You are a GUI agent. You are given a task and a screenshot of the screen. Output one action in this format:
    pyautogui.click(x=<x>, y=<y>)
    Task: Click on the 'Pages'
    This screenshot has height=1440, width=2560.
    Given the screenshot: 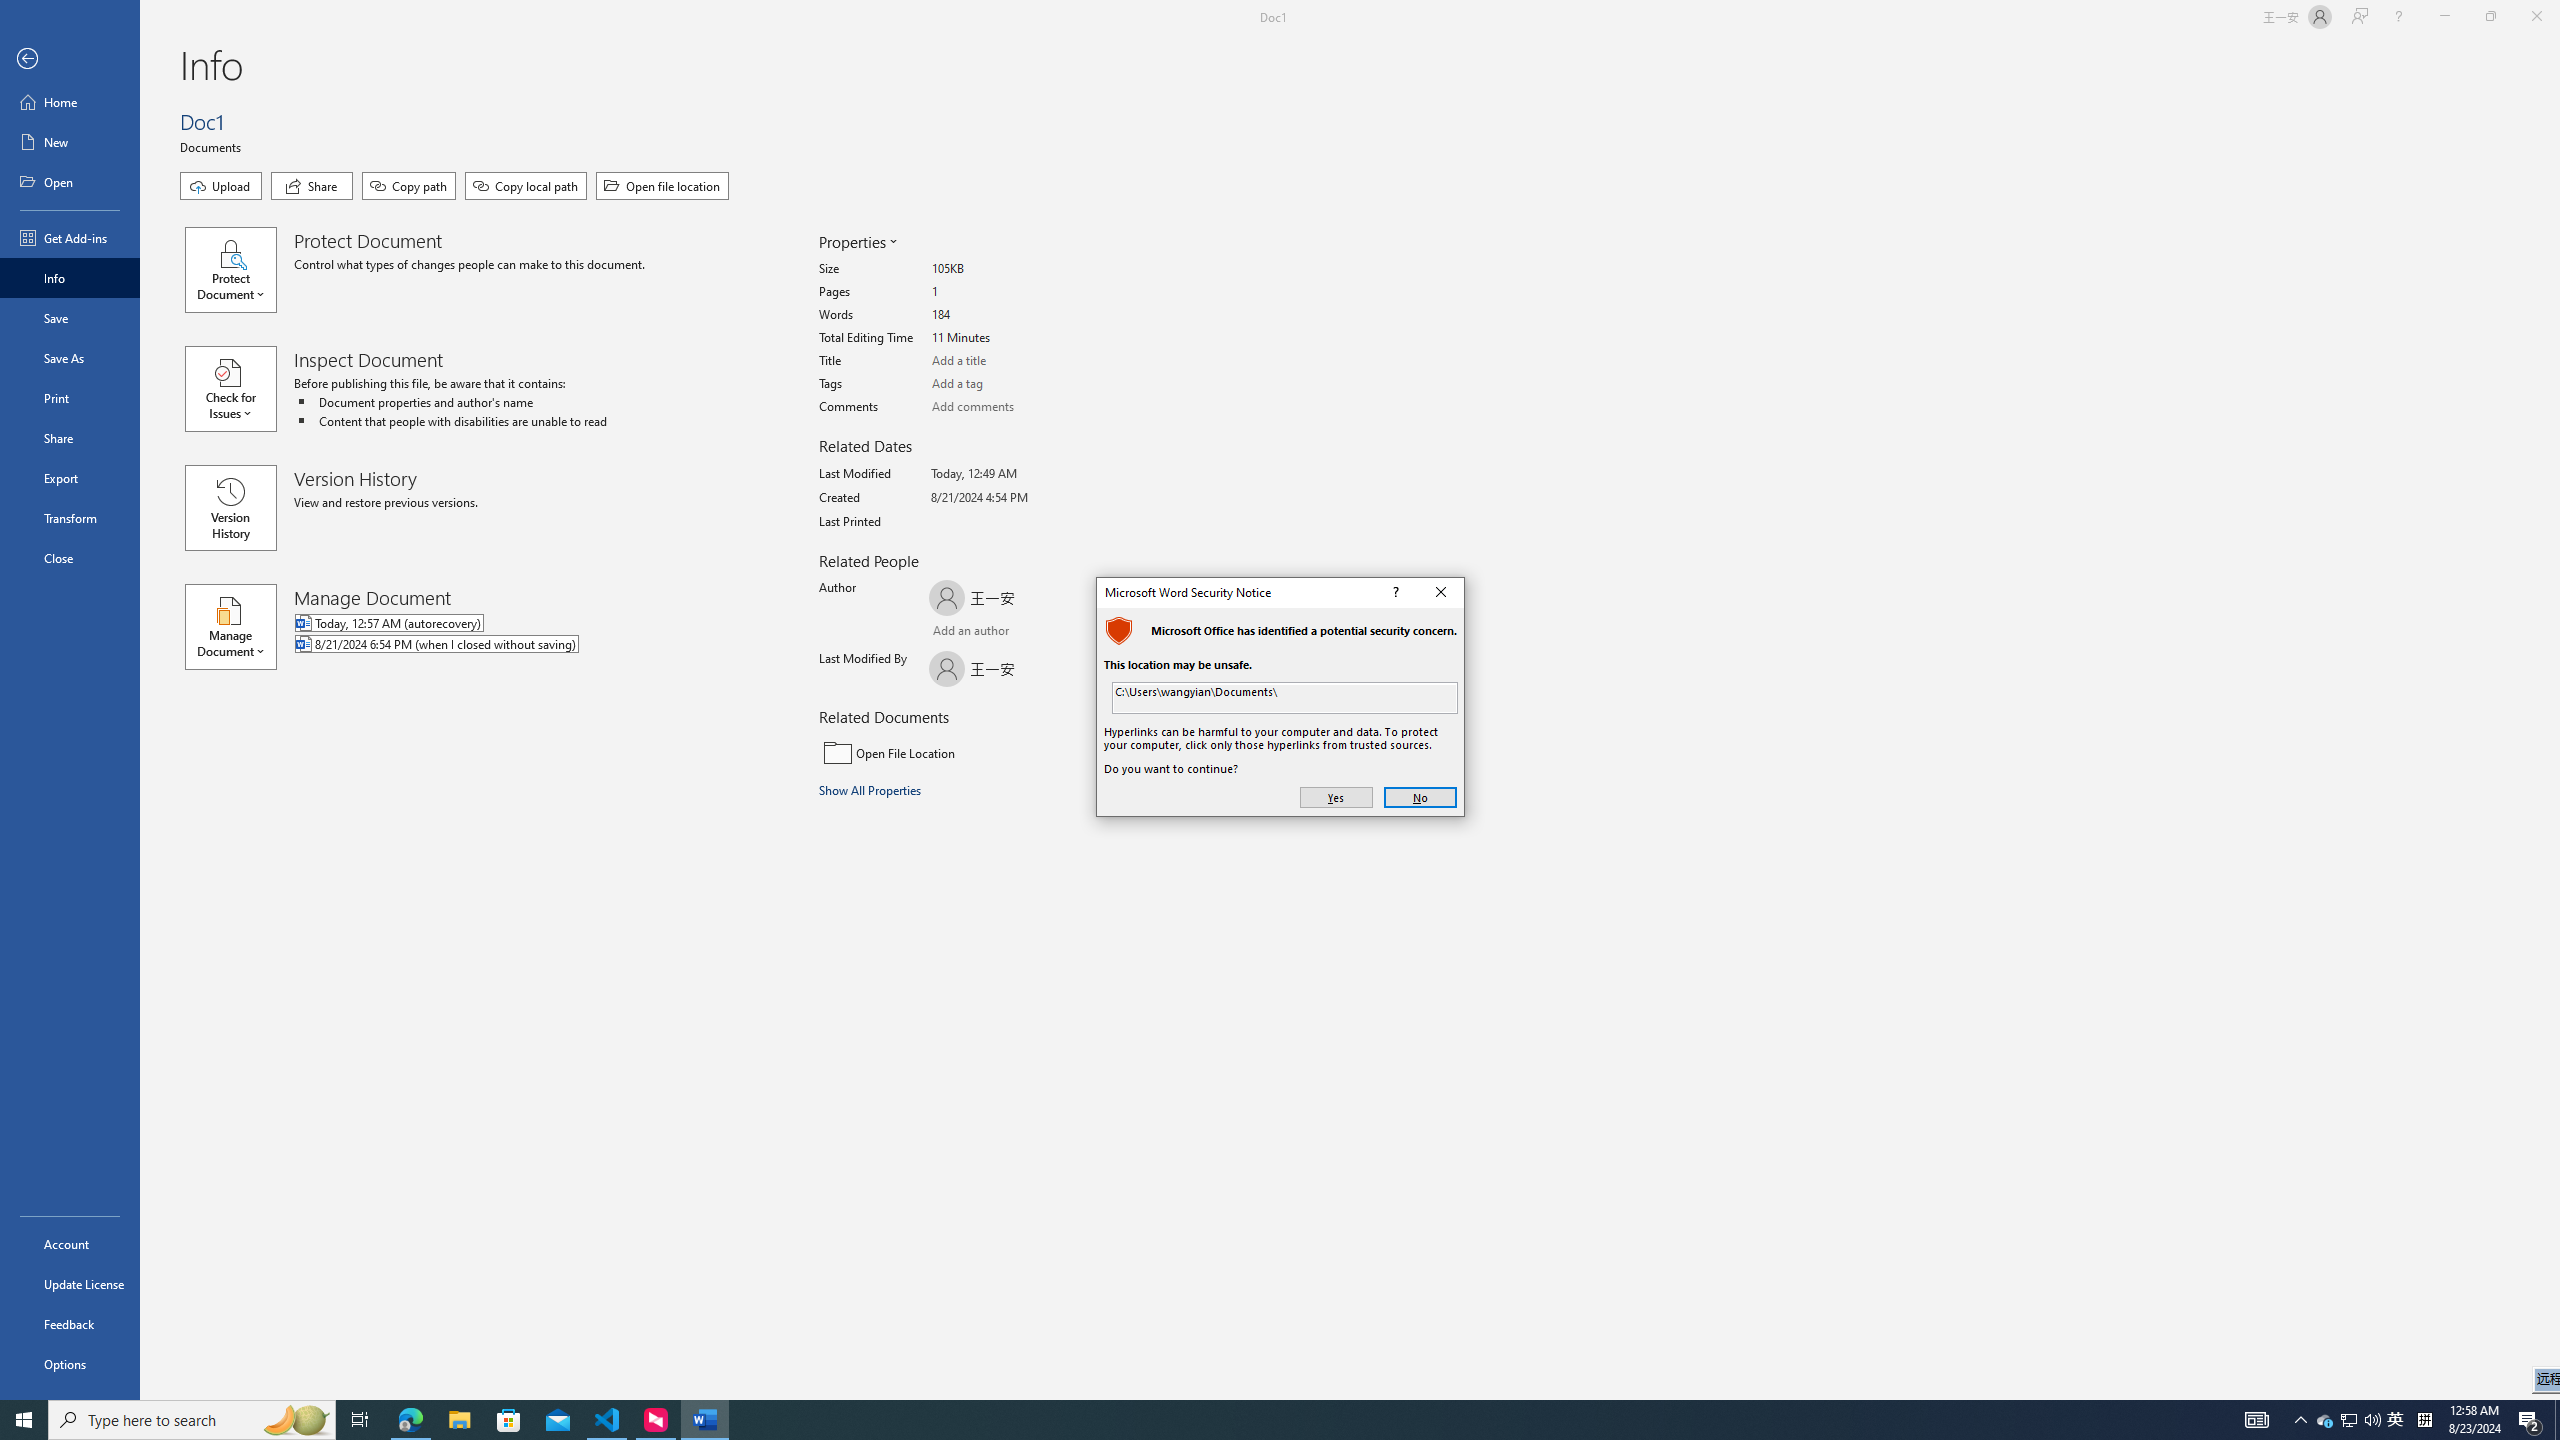 What is the action you would take?
    pyautogui.click(x=1006, y=292)
    